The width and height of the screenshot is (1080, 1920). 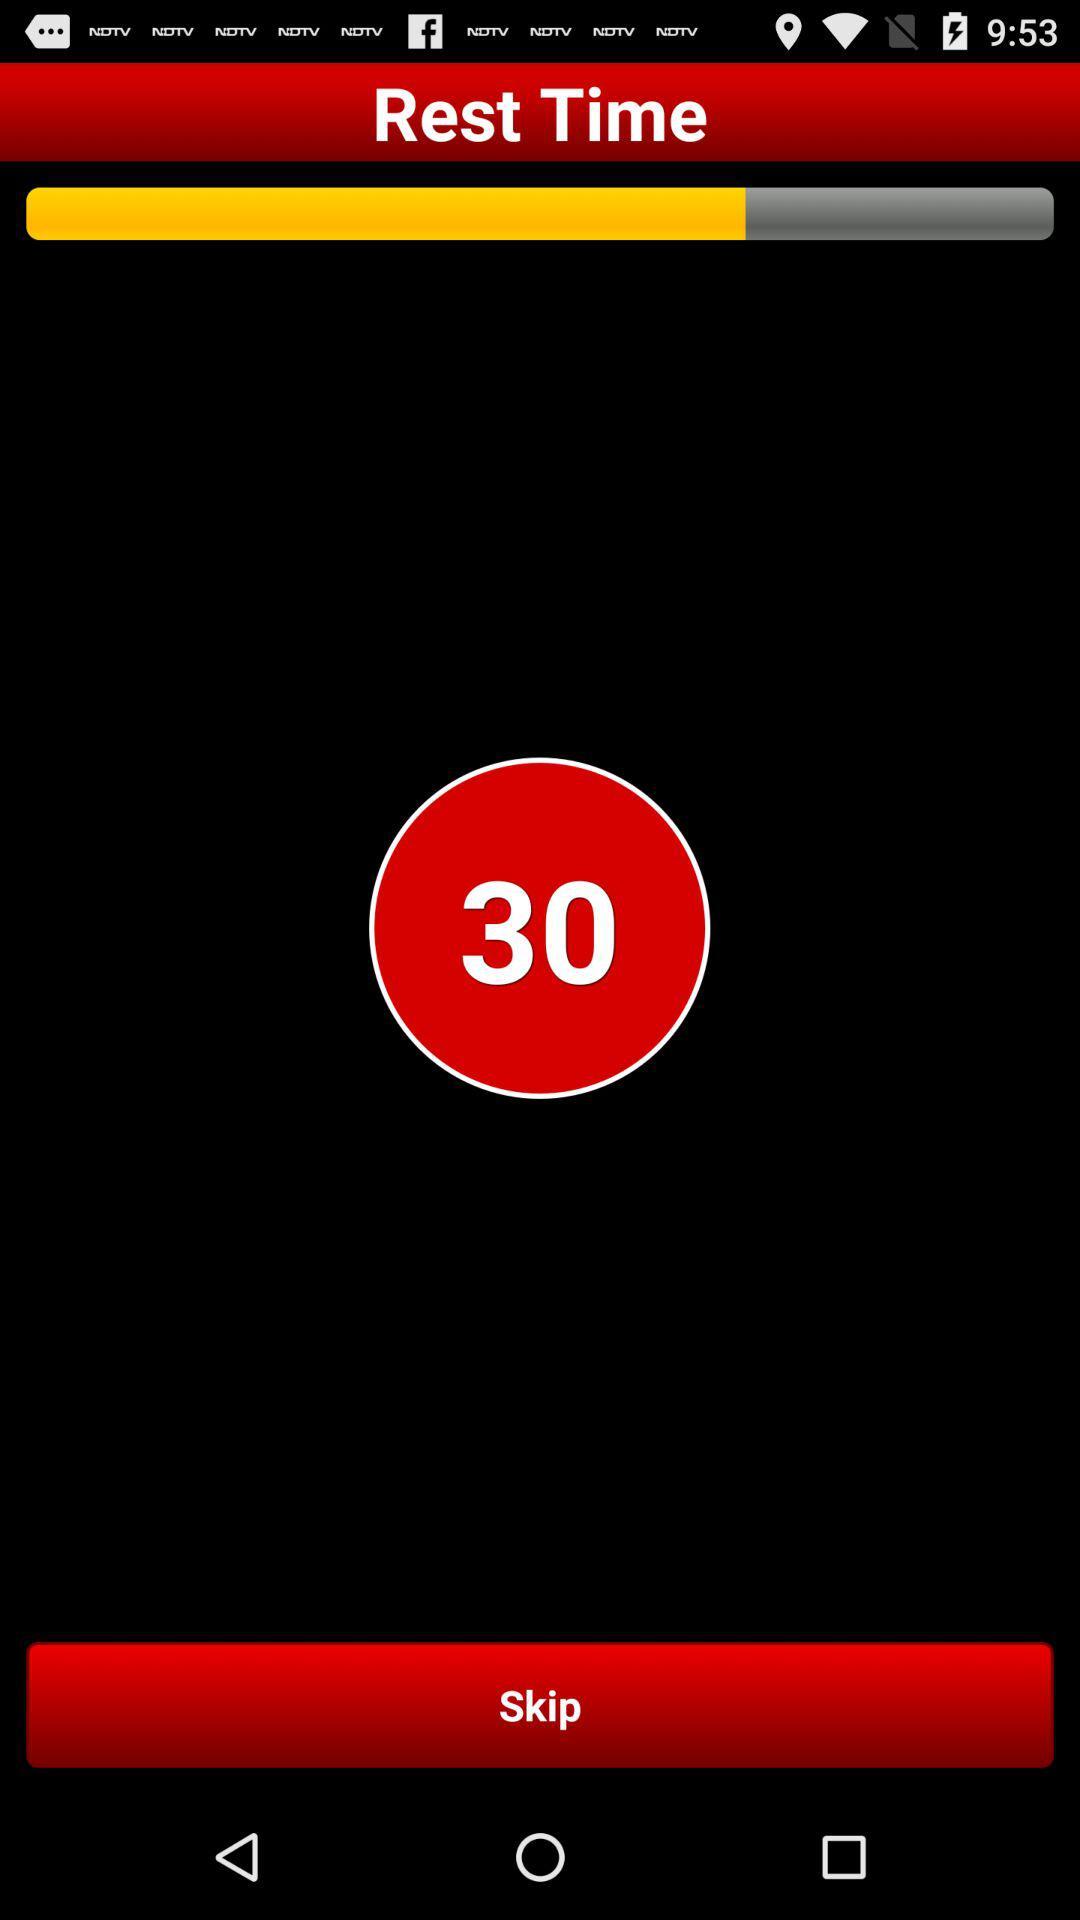 I want to click on item below 30, so click(x=540, y=1703).